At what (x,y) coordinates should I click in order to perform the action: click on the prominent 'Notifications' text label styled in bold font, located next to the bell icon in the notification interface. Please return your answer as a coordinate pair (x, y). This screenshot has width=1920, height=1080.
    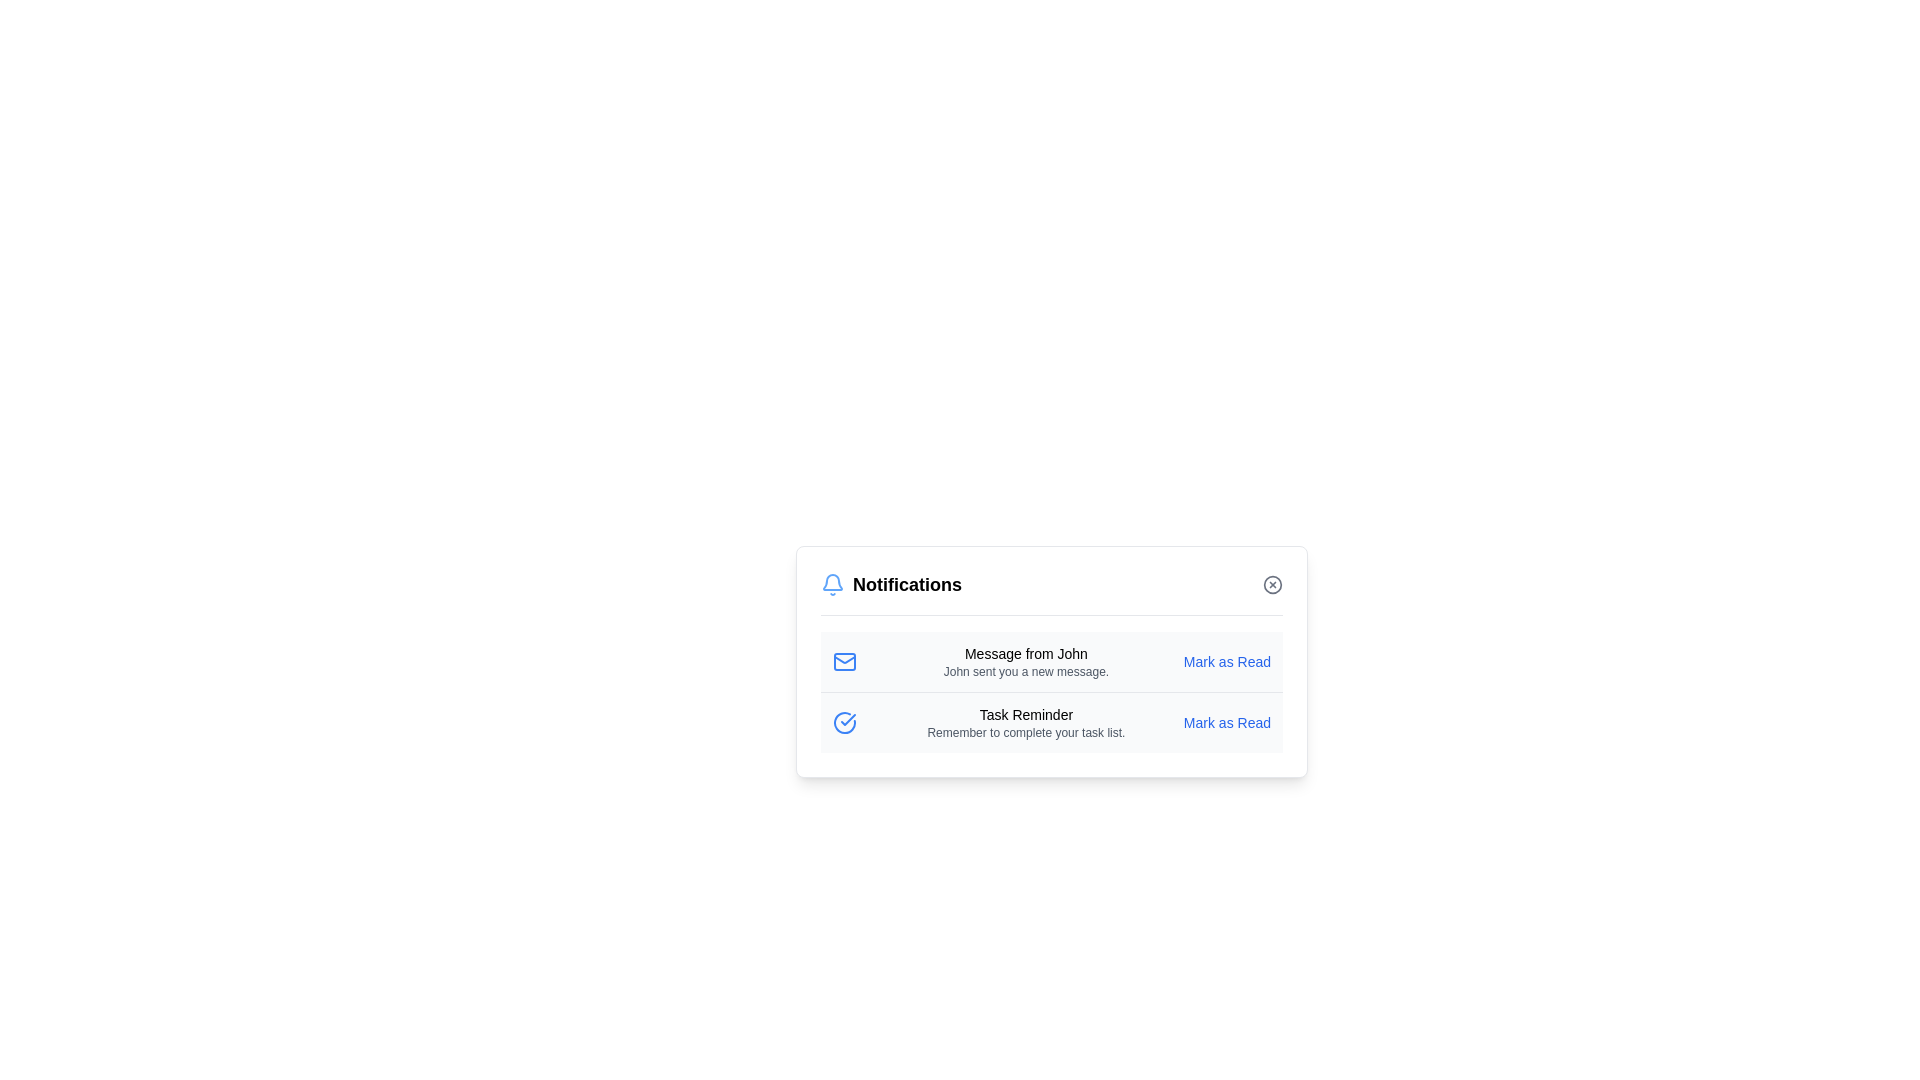
    Looking at the image, I should click on (906, 585).